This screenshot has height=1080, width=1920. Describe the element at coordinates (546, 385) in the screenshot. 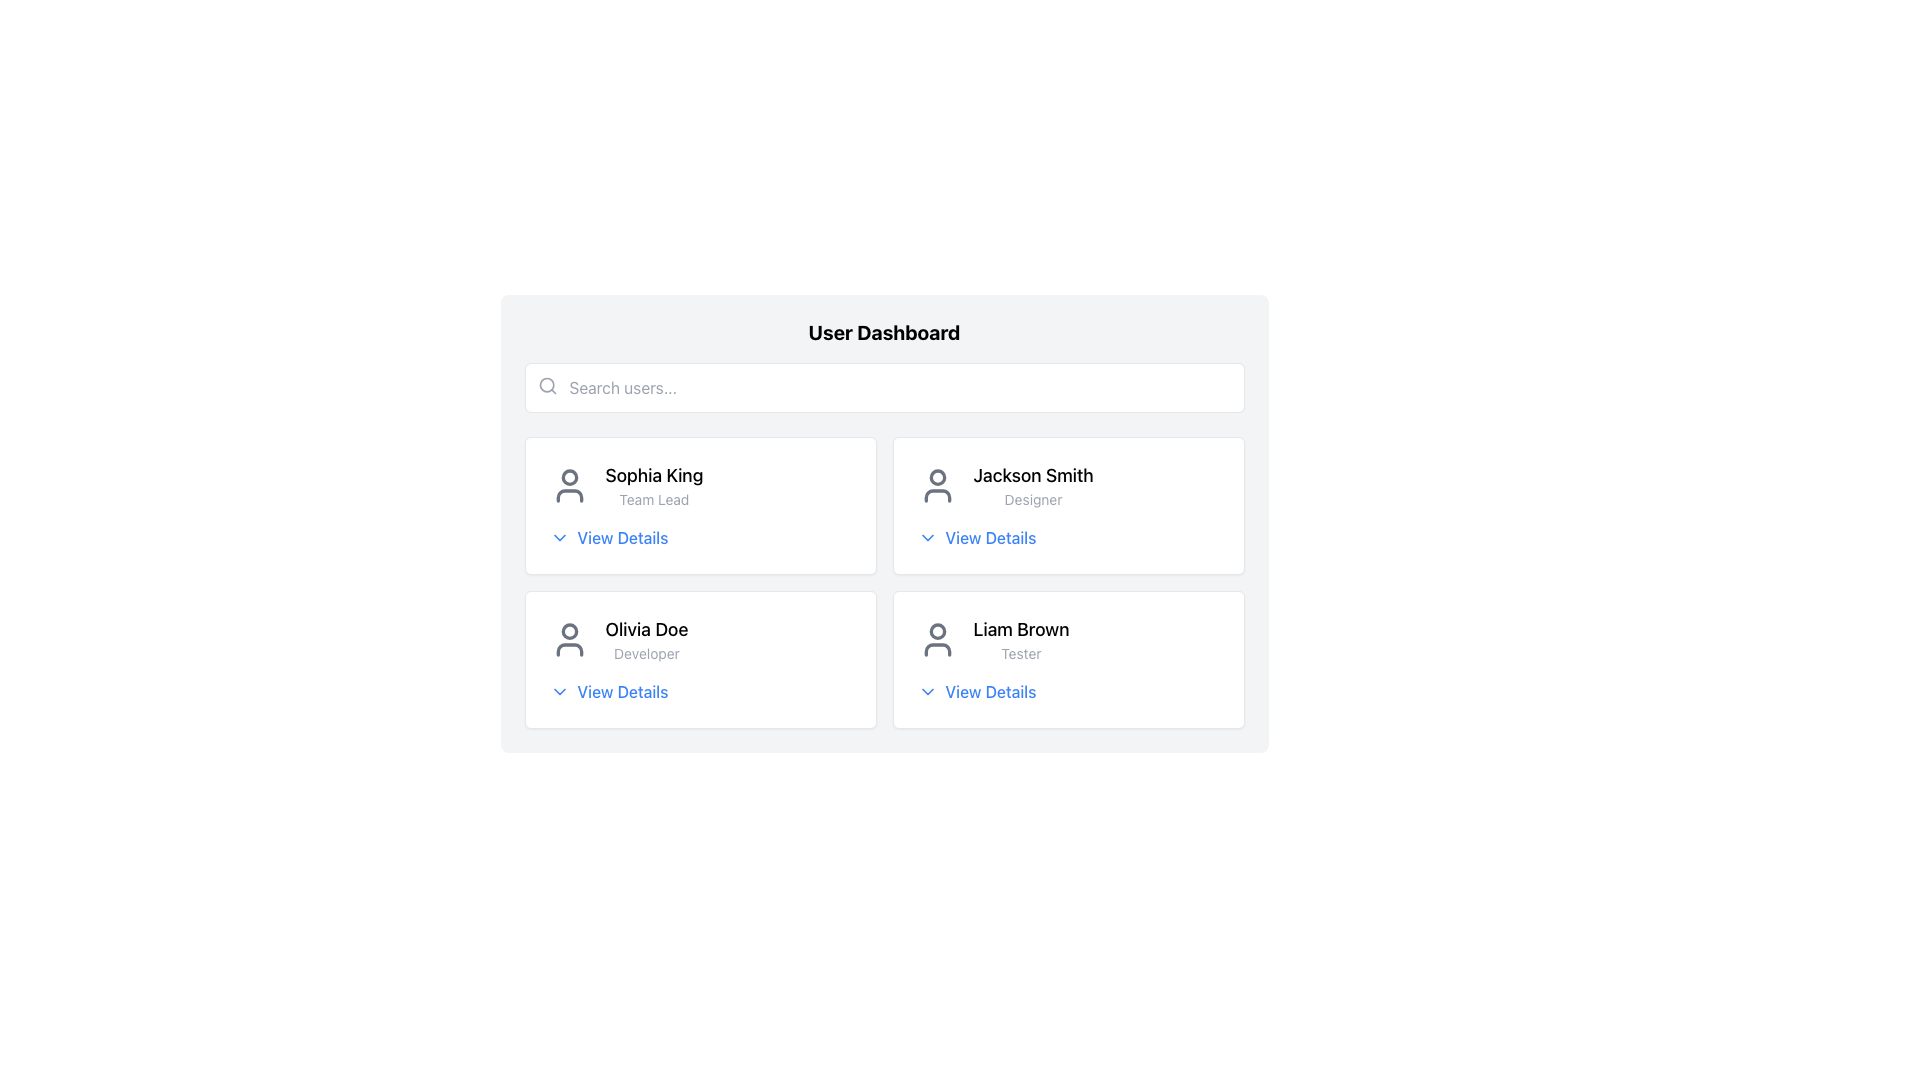

I see `the small circular icon that is centered within the magnifying glass symbol of the search icon, located to the left of the search text input box` at that location.